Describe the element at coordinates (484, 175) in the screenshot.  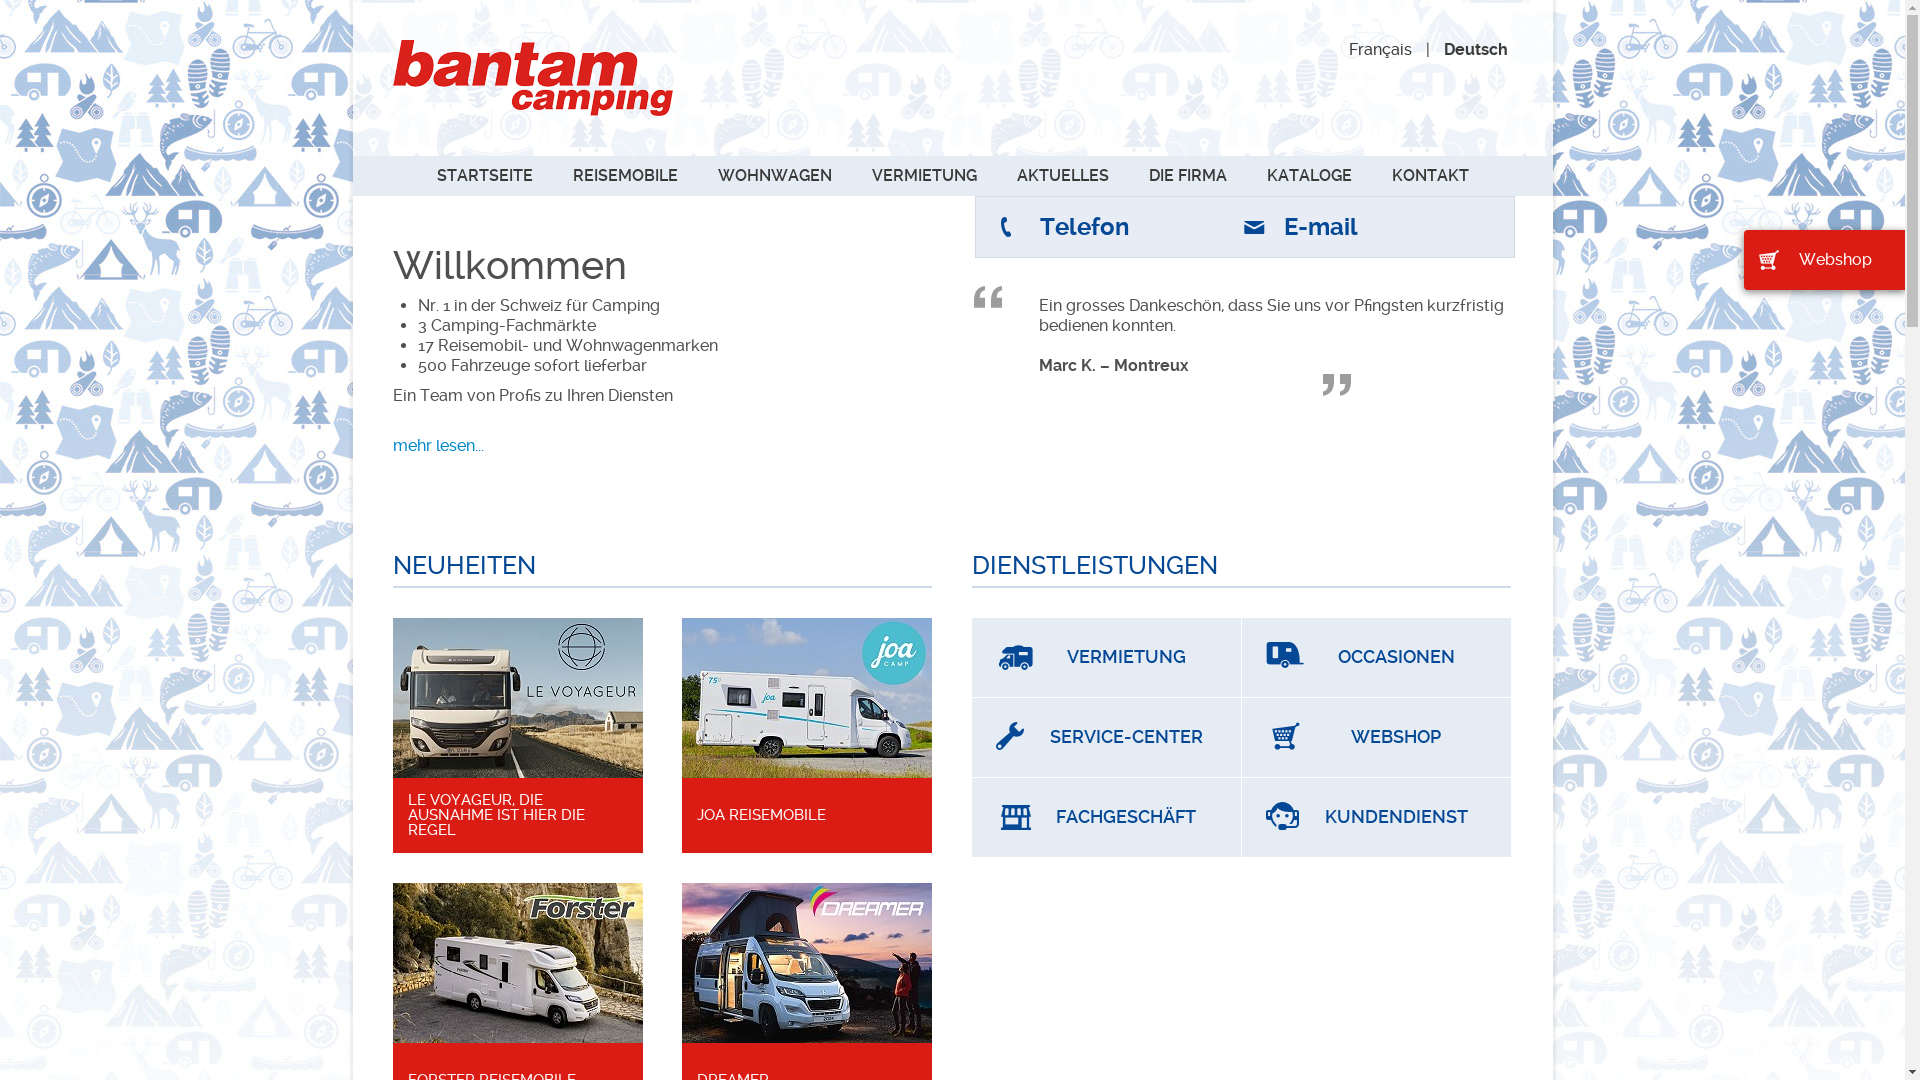
I see `'STARTSEITE'` at that location.